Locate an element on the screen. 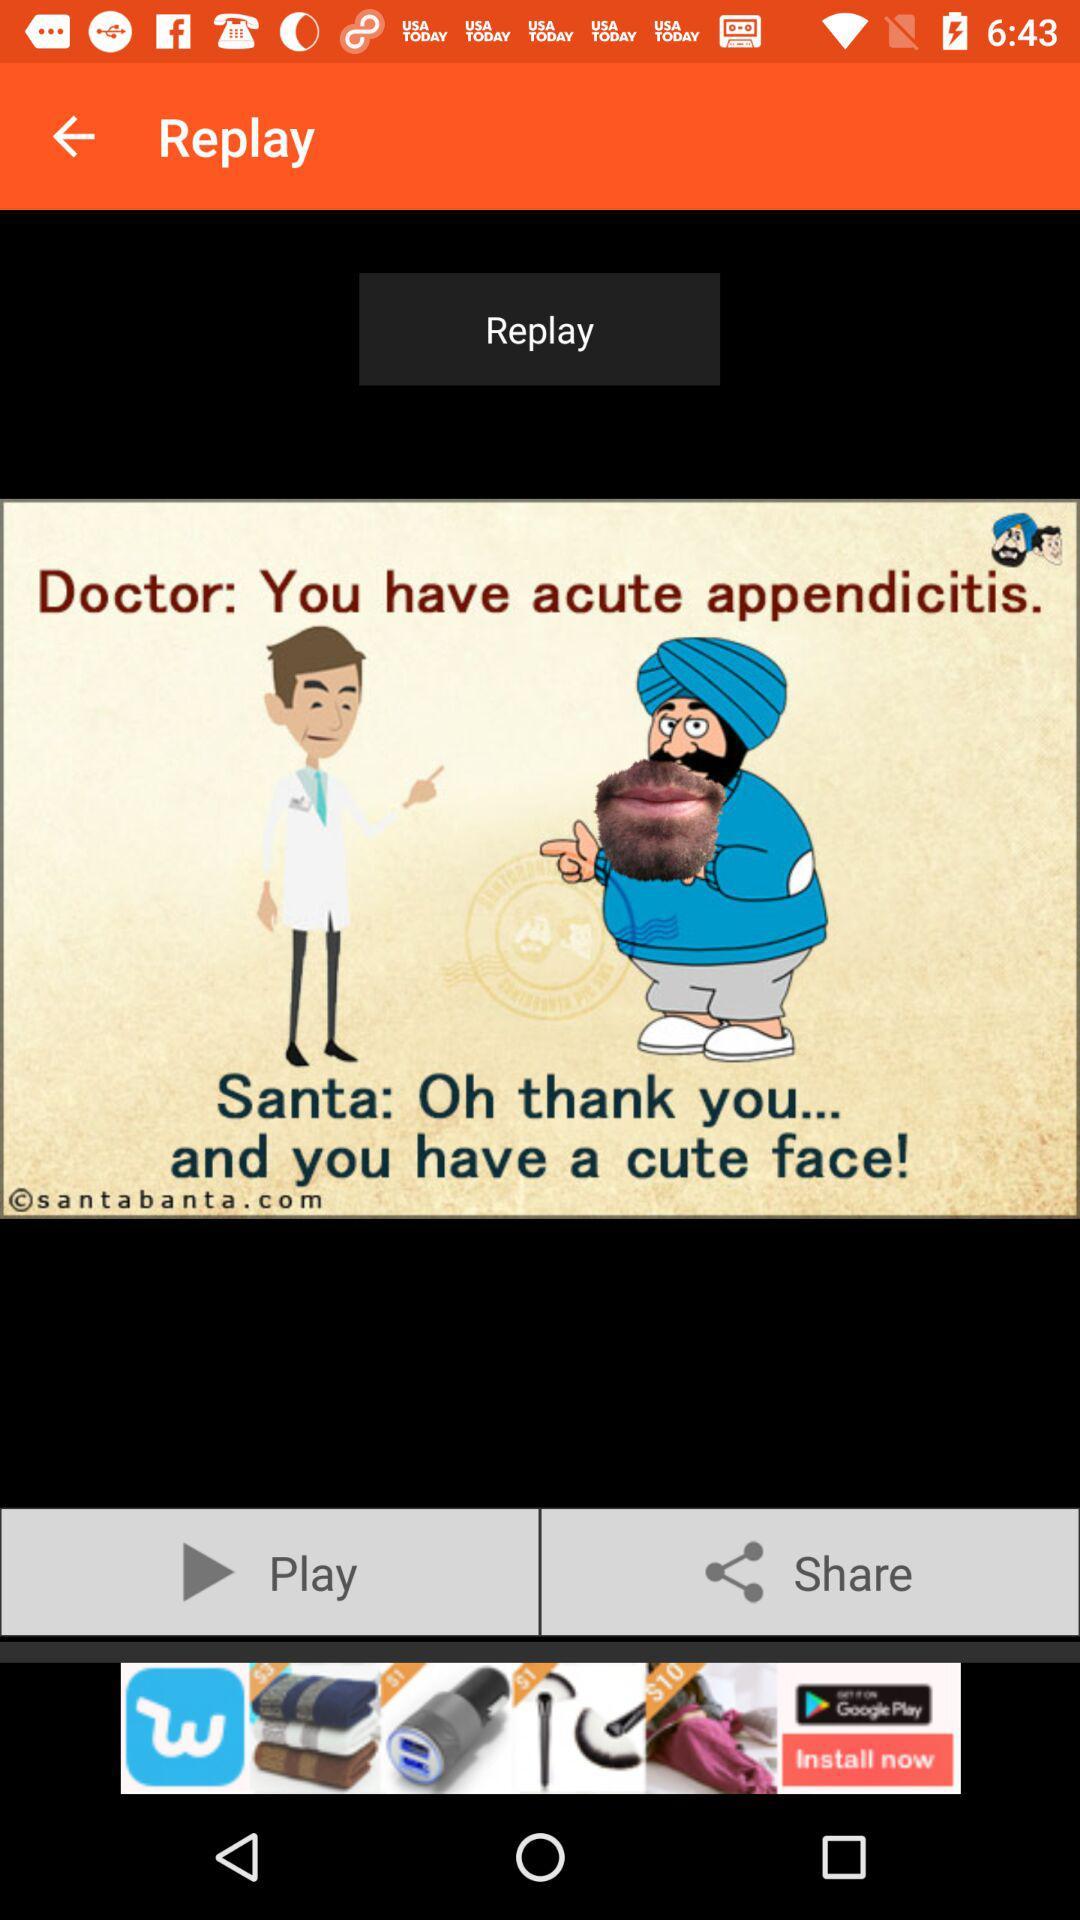 The height and width of the screenshot is (1920, 1080). open advertisement is located at coordinates (540, 1727).